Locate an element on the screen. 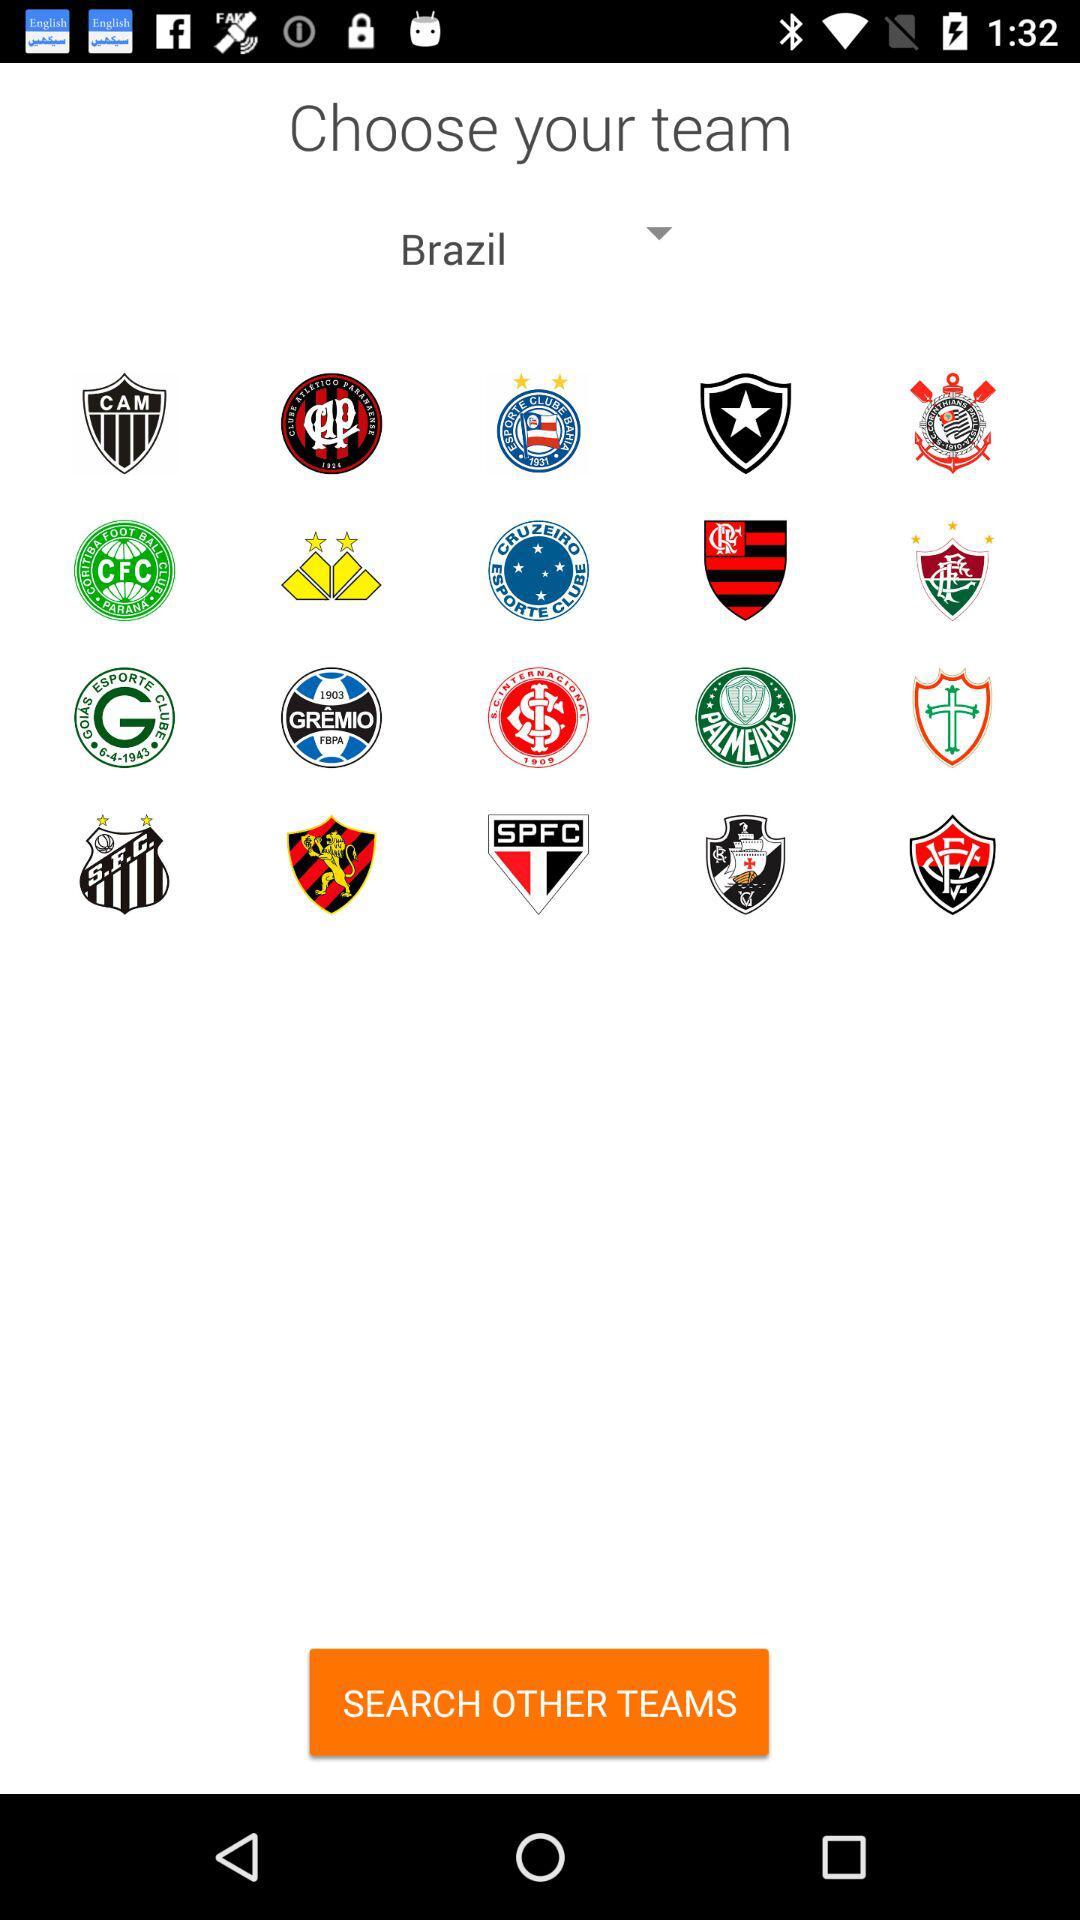 The width and height of the screenshot is (1080, 1920). drop down brazil is located at coordinates (540, 233).